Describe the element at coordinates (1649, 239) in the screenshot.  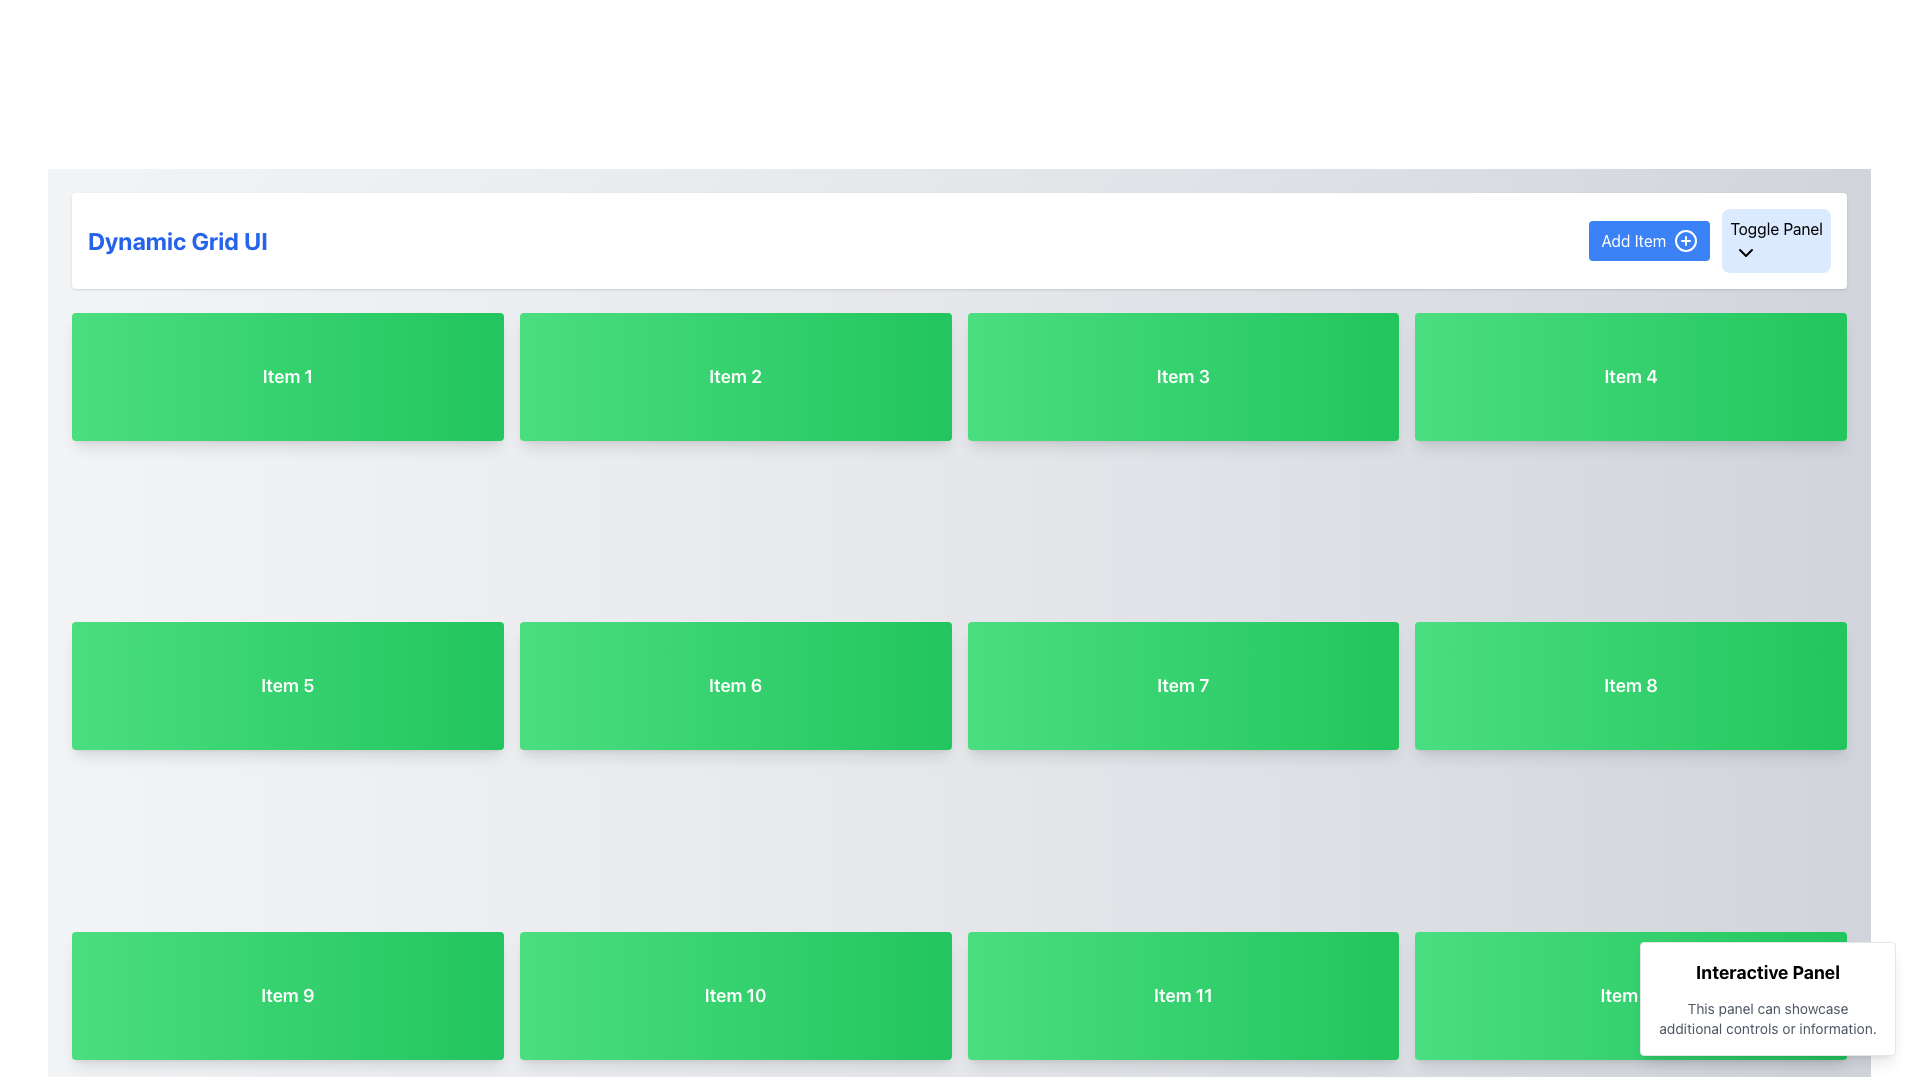
I see `the 'Add Item' button, which is a rectangular button with rounded corners, blue background, white text, and a '+' icon, located in the top-right part of the interface` at that location.